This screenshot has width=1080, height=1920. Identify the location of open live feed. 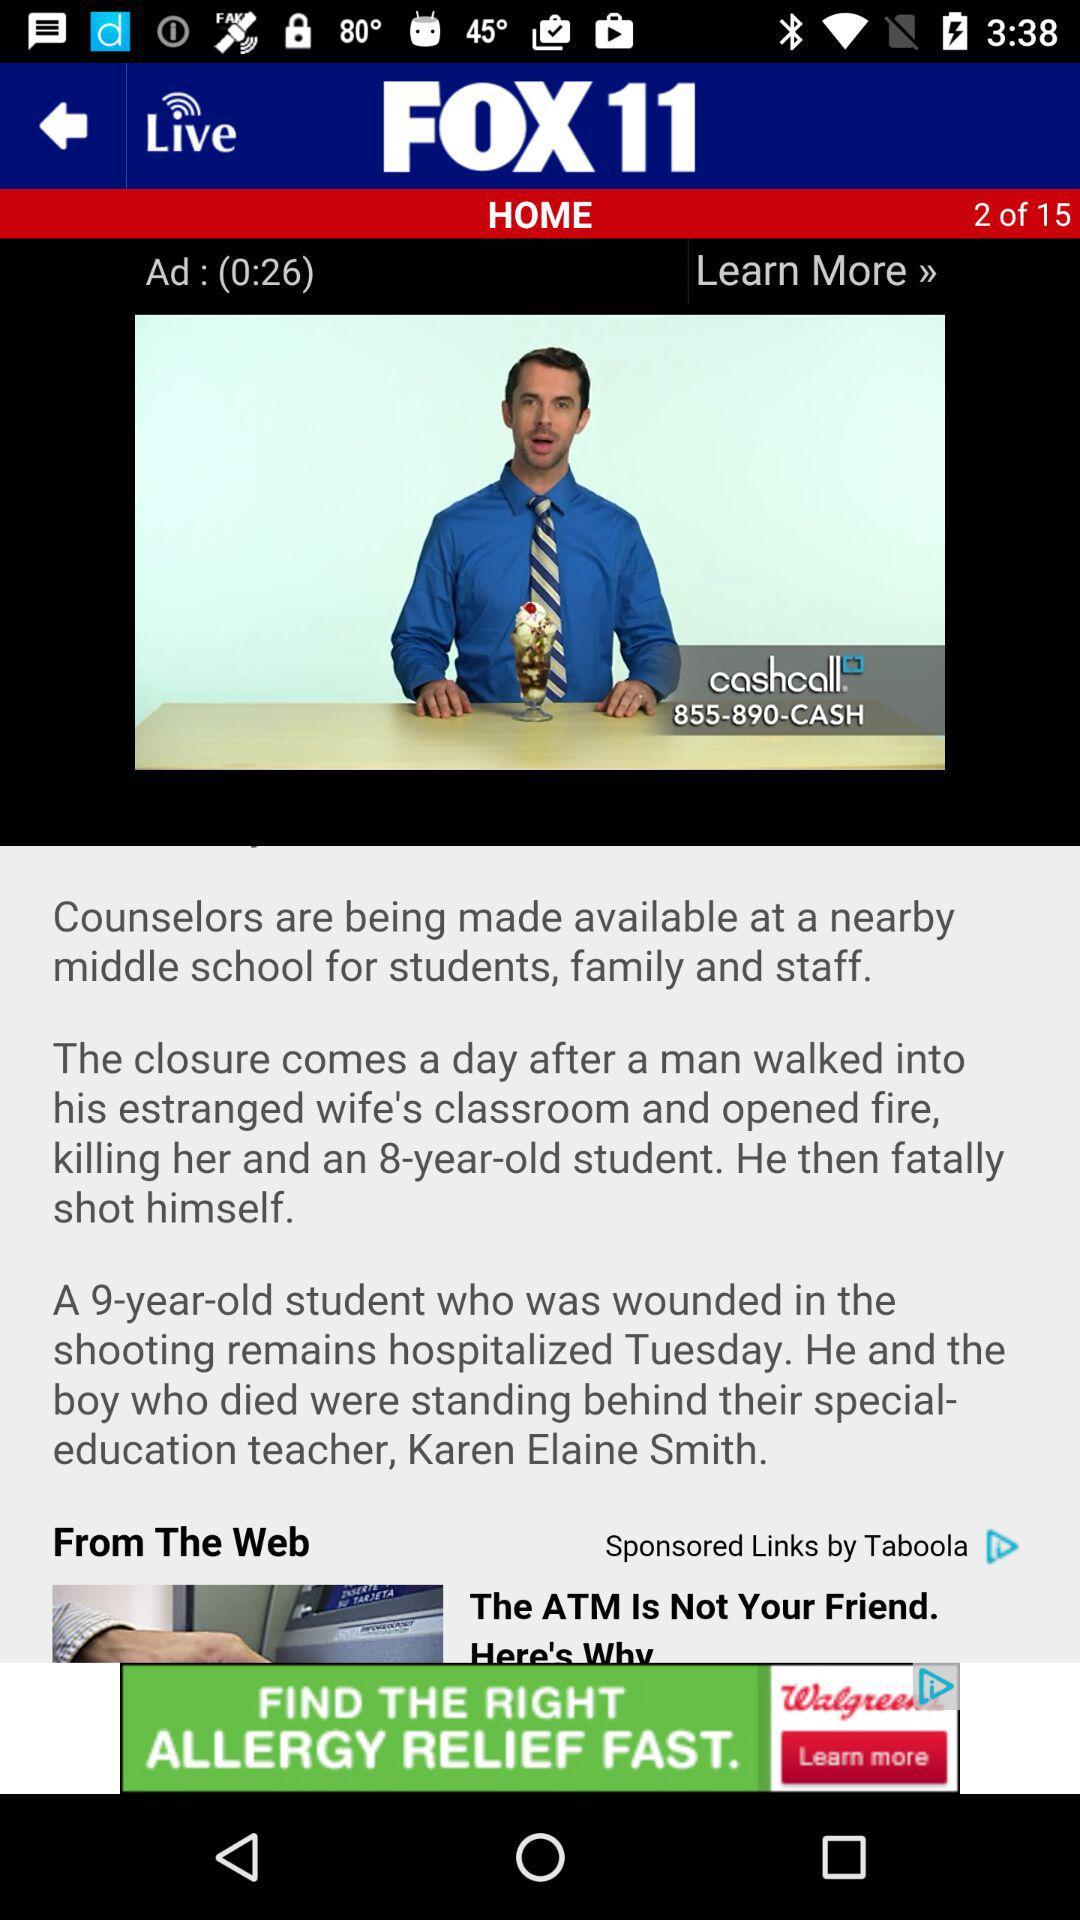
(189, 124).